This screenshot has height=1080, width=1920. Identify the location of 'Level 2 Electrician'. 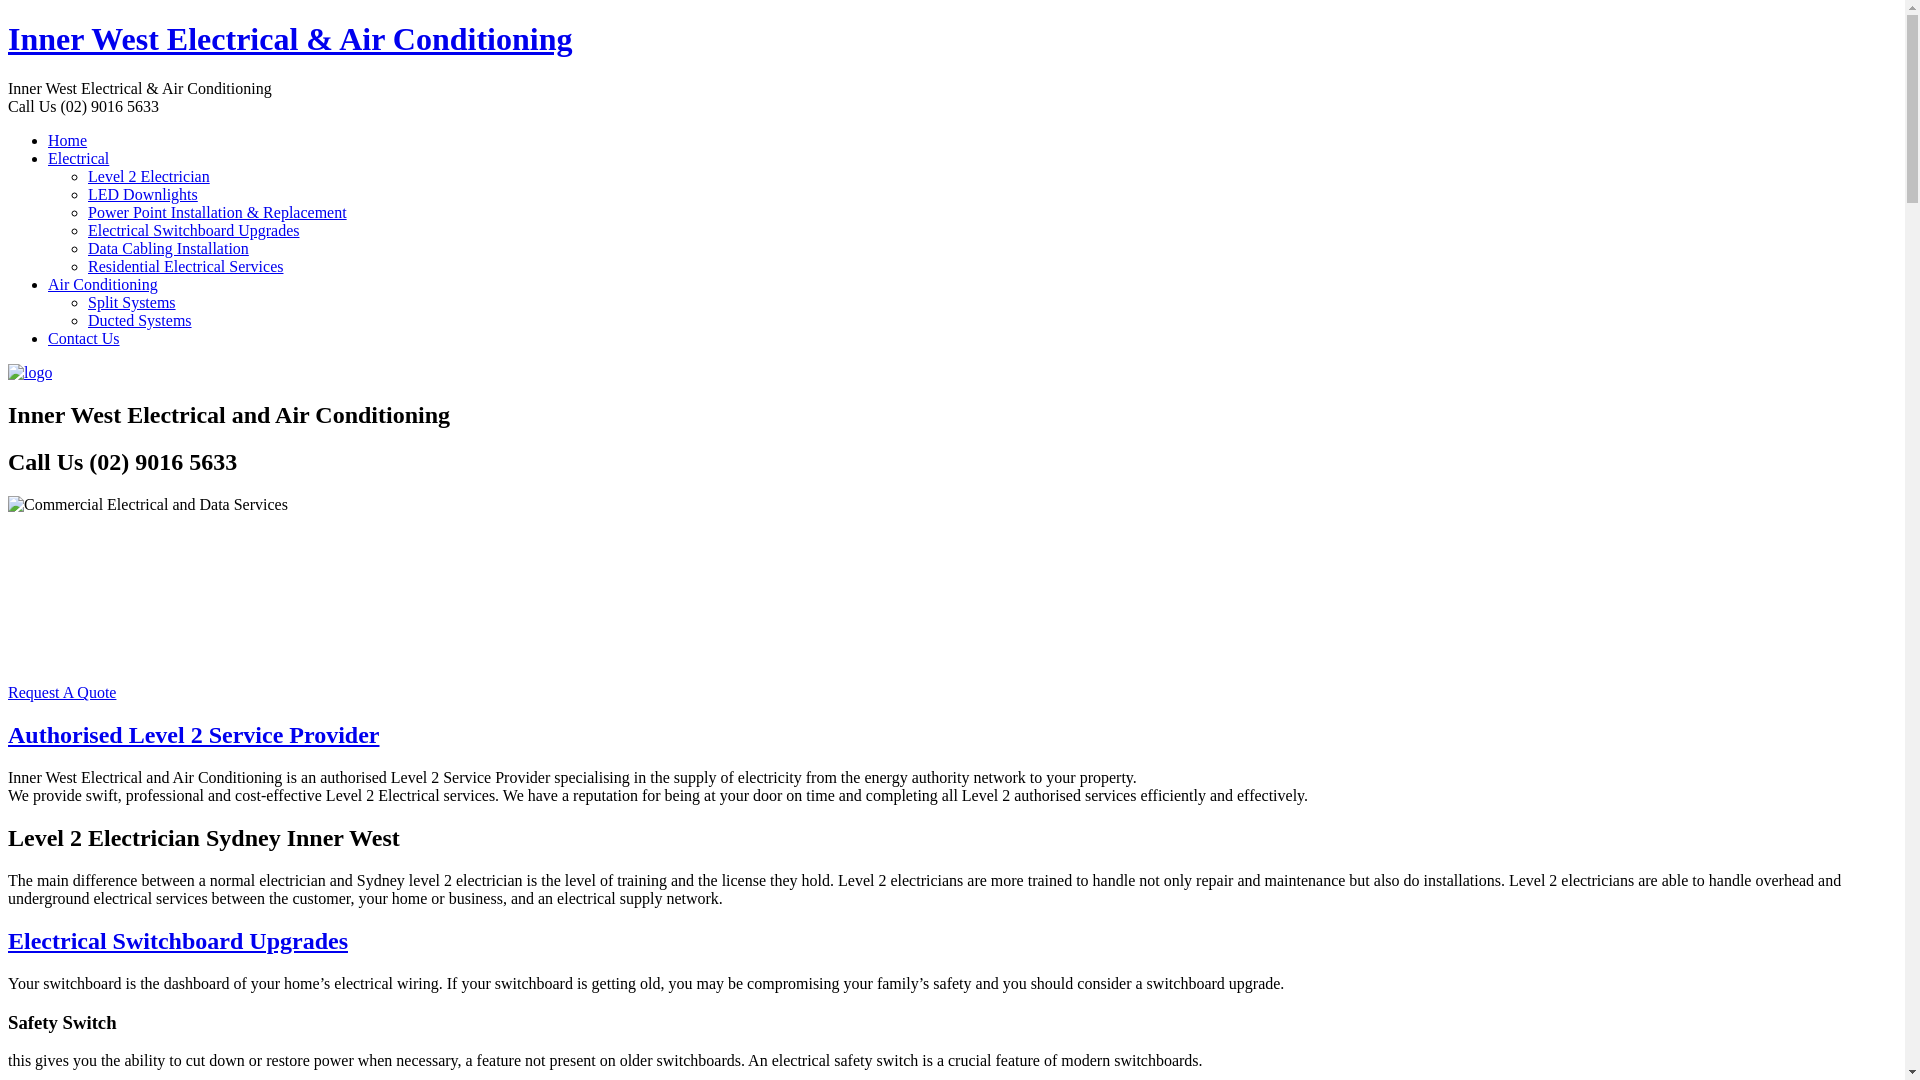
(86, 175).